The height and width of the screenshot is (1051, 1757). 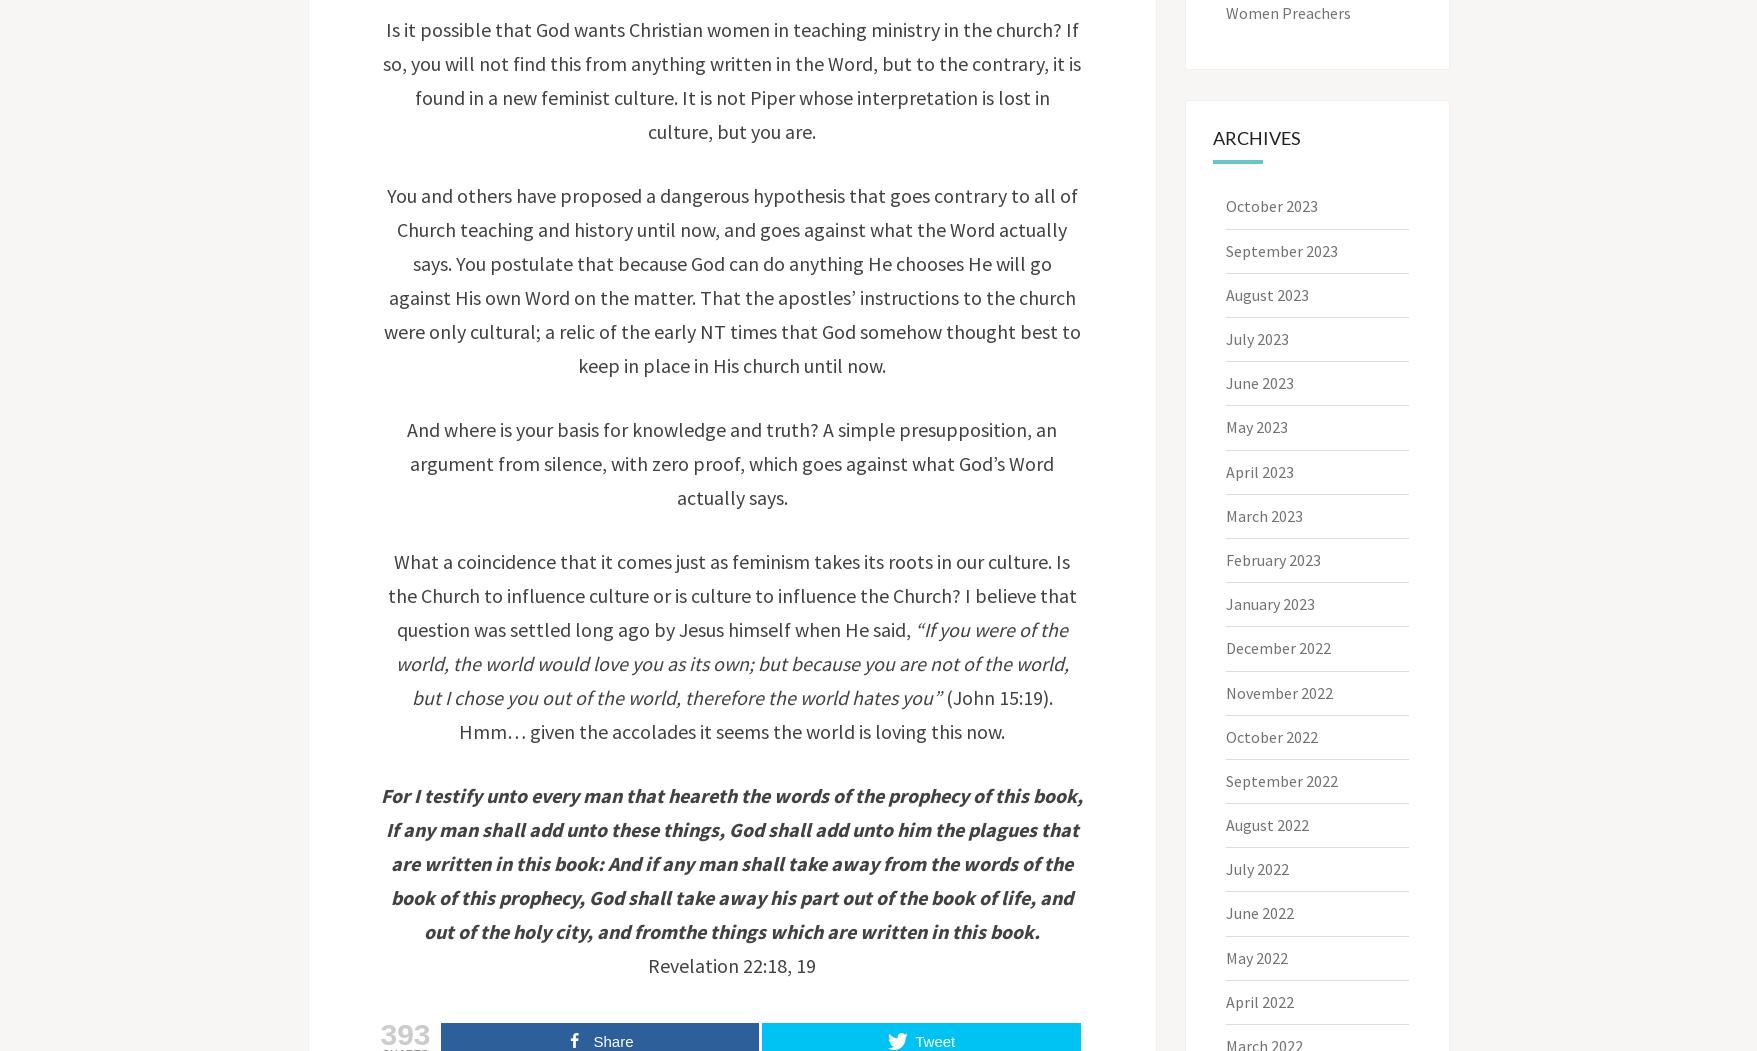 What do you see at coordinates (1256, 427) in the screenshot?
I see `'May 2023'` at bounding box center [1256, 427].